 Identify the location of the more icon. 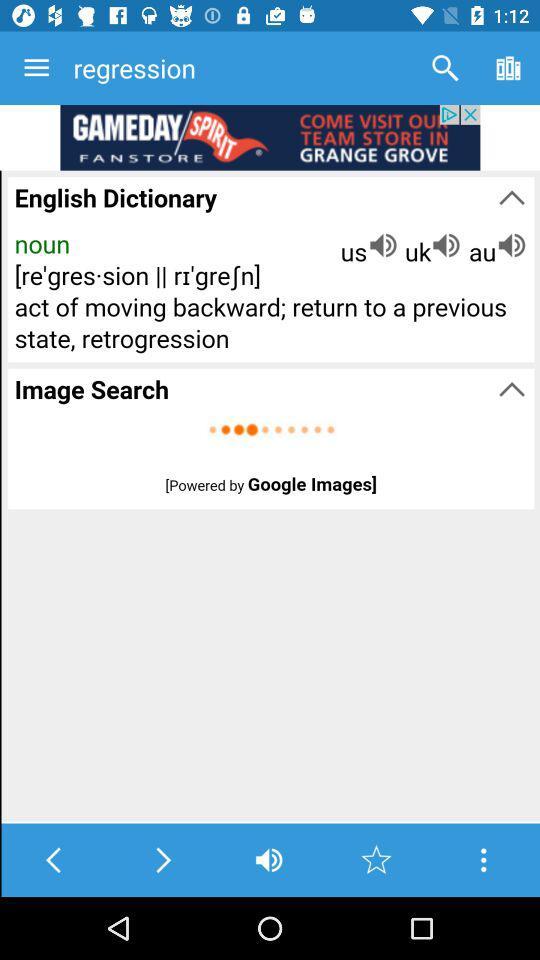
(482, 859).